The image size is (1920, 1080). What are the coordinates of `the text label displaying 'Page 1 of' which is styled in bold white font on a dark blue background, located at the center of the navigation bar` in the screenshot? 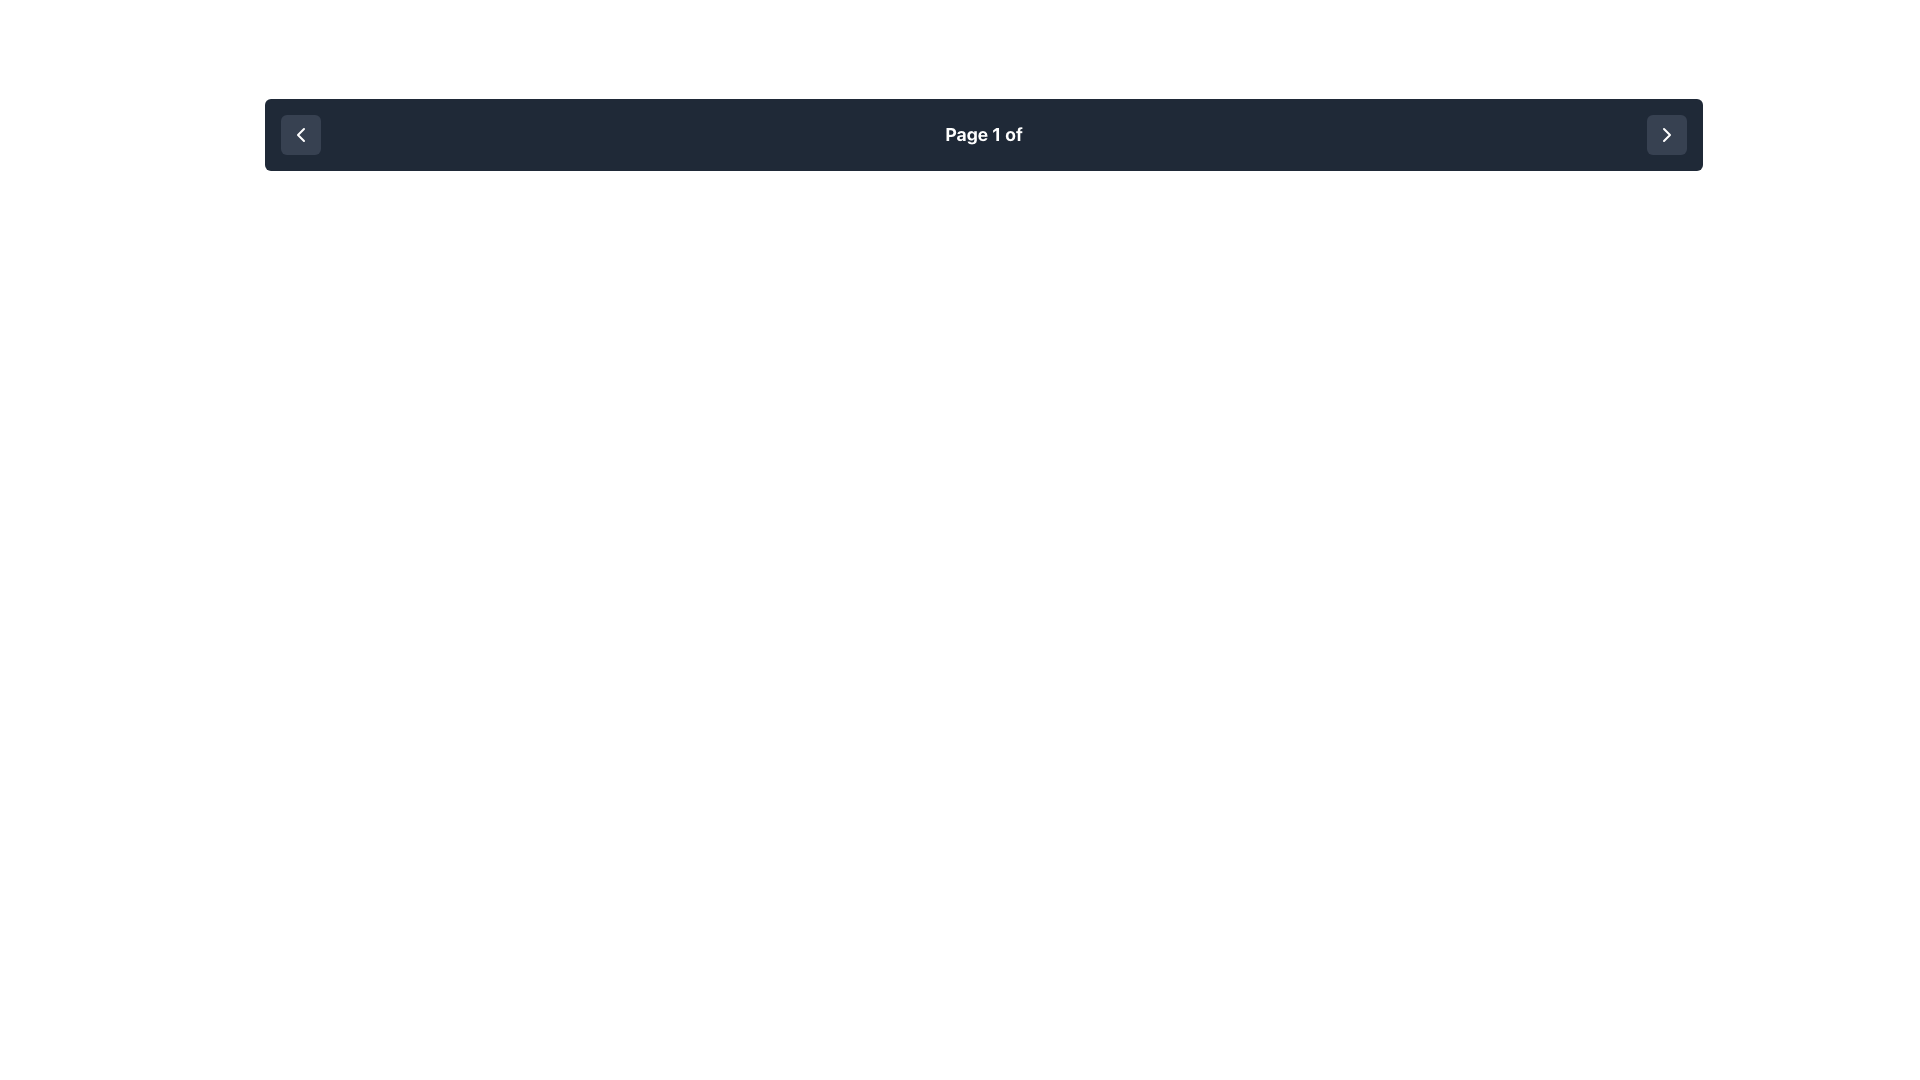 It's located at (983, 134).